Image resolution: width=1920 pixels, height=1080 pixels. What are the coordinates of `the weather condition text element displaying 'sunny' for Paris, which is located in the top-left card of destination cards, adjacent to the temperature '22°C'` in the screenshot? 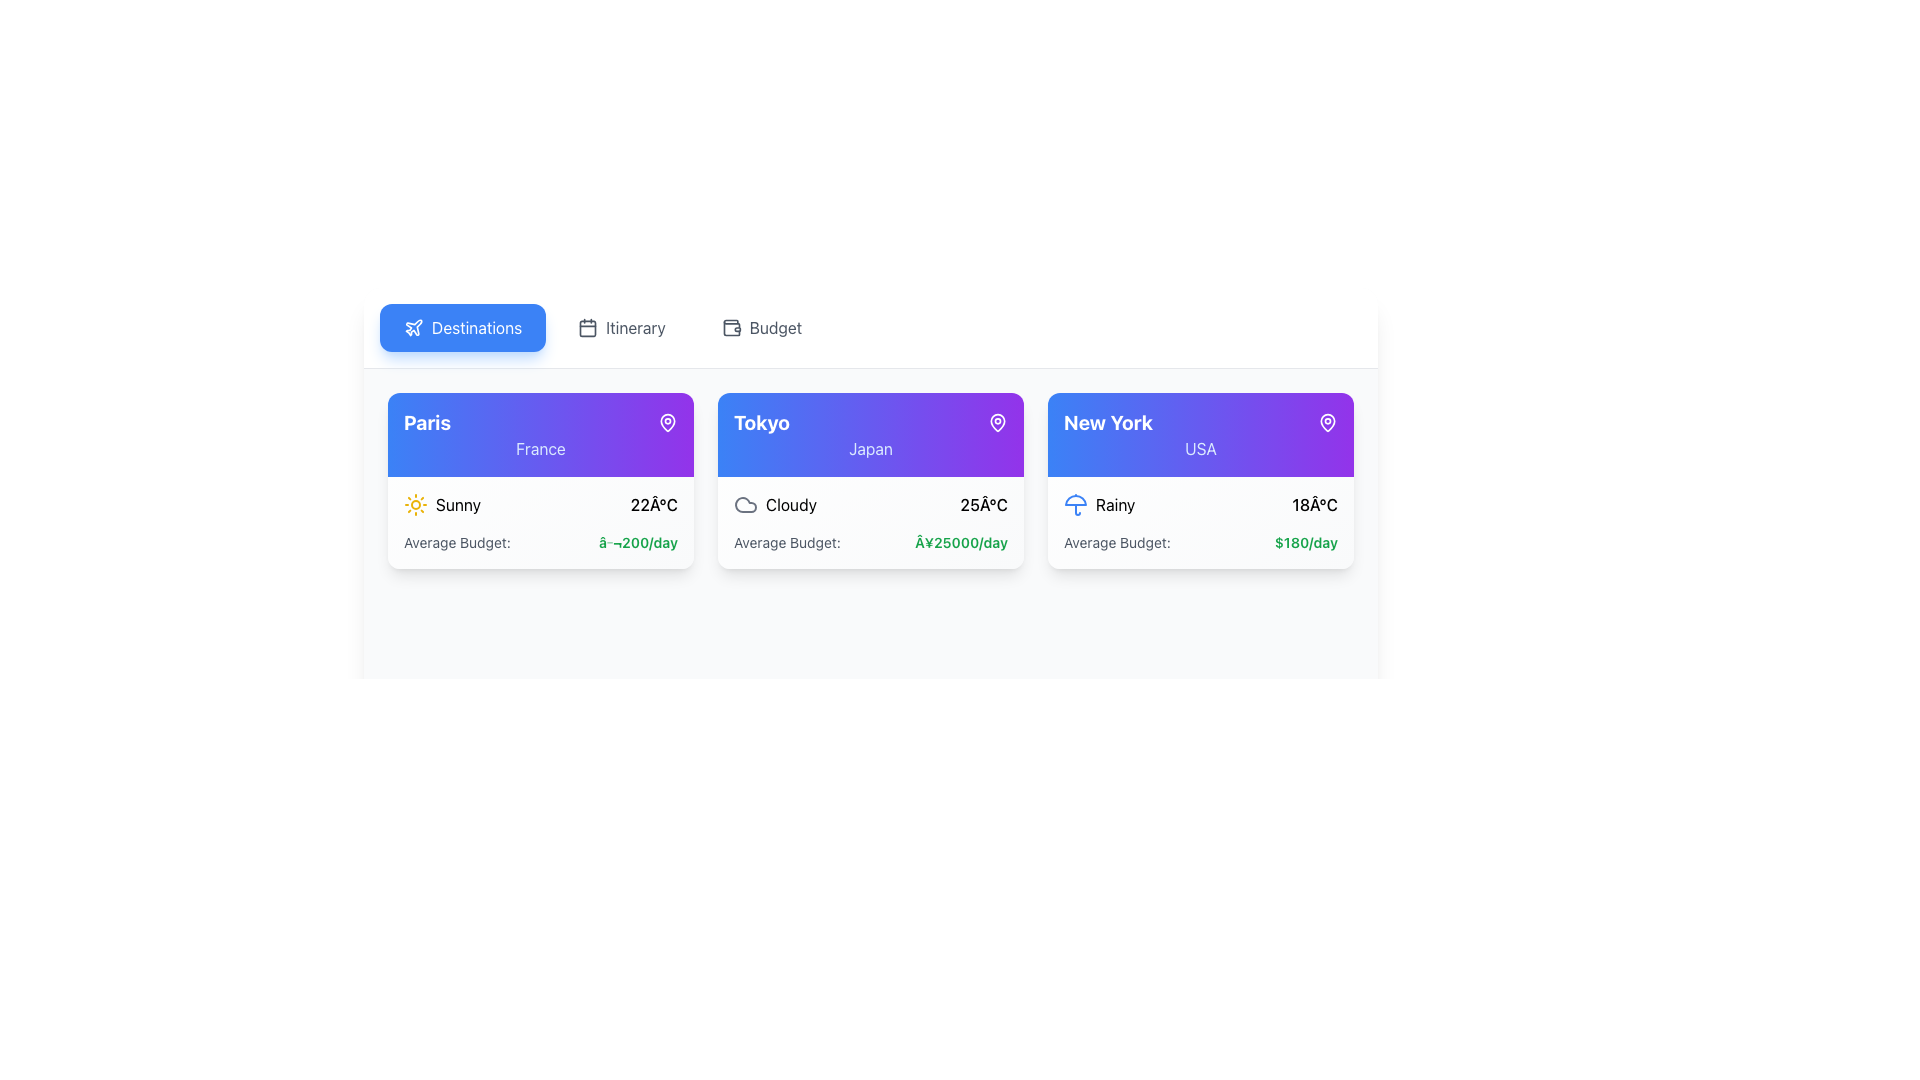 It's located at (441, 504).